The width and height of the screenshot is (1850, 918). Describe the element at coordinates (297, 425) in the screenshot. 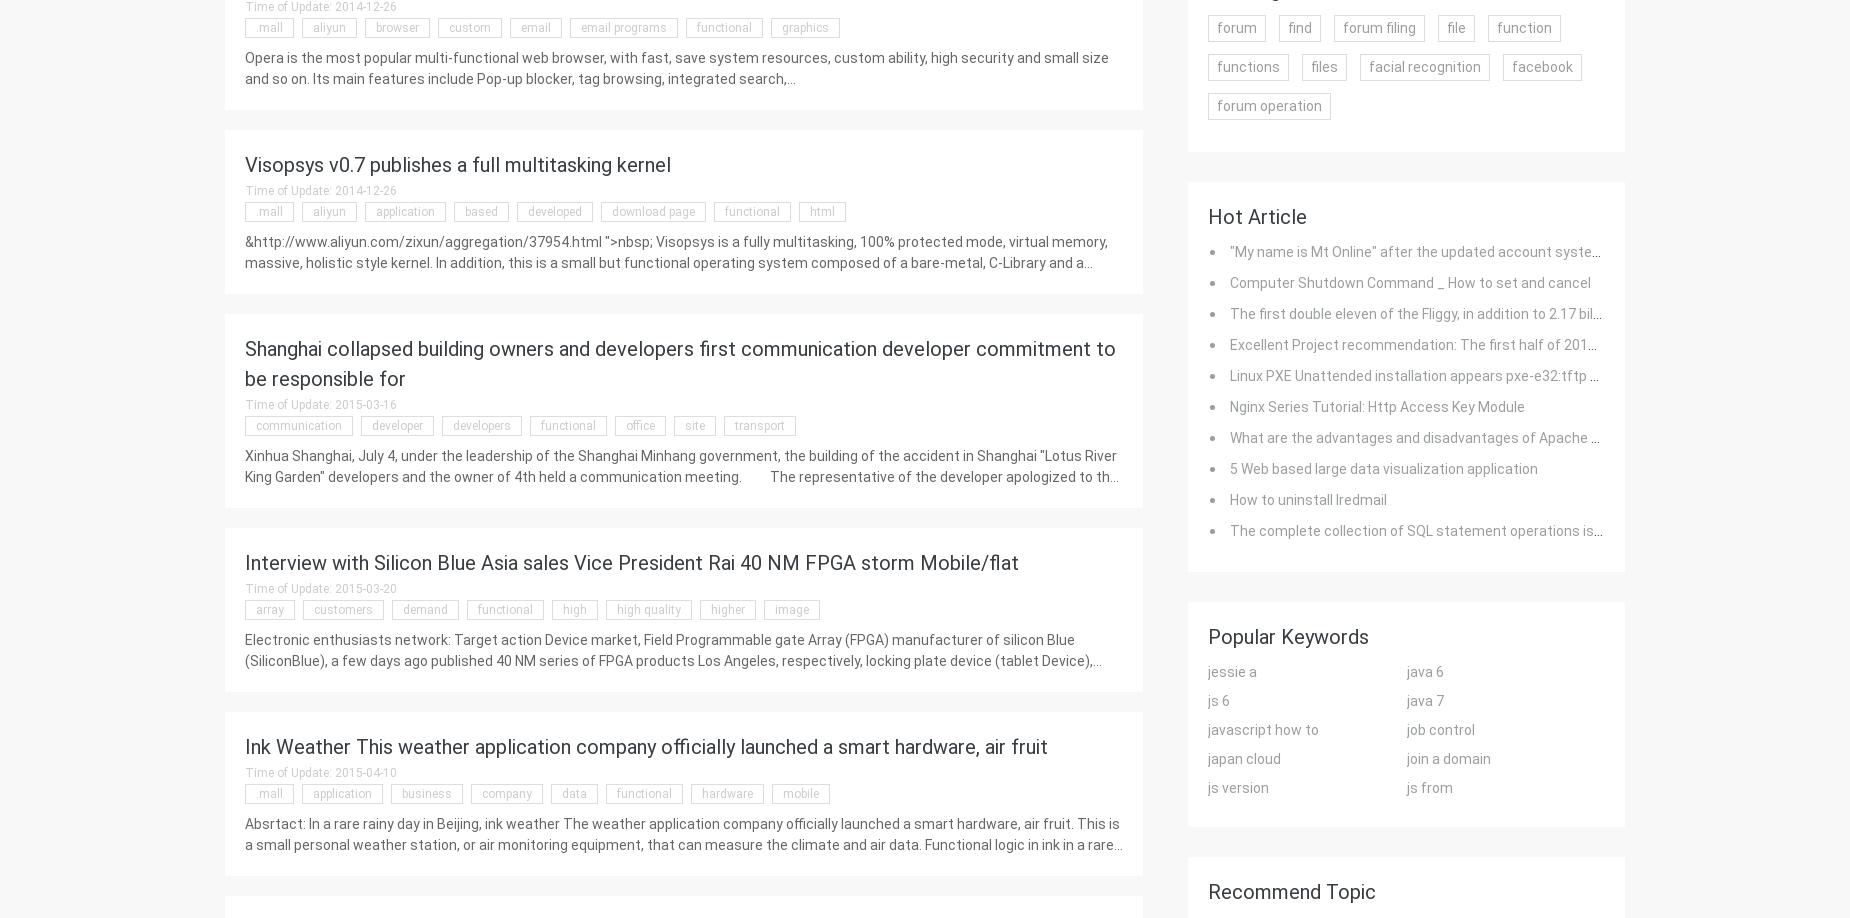

I see `'communication'` at that location.